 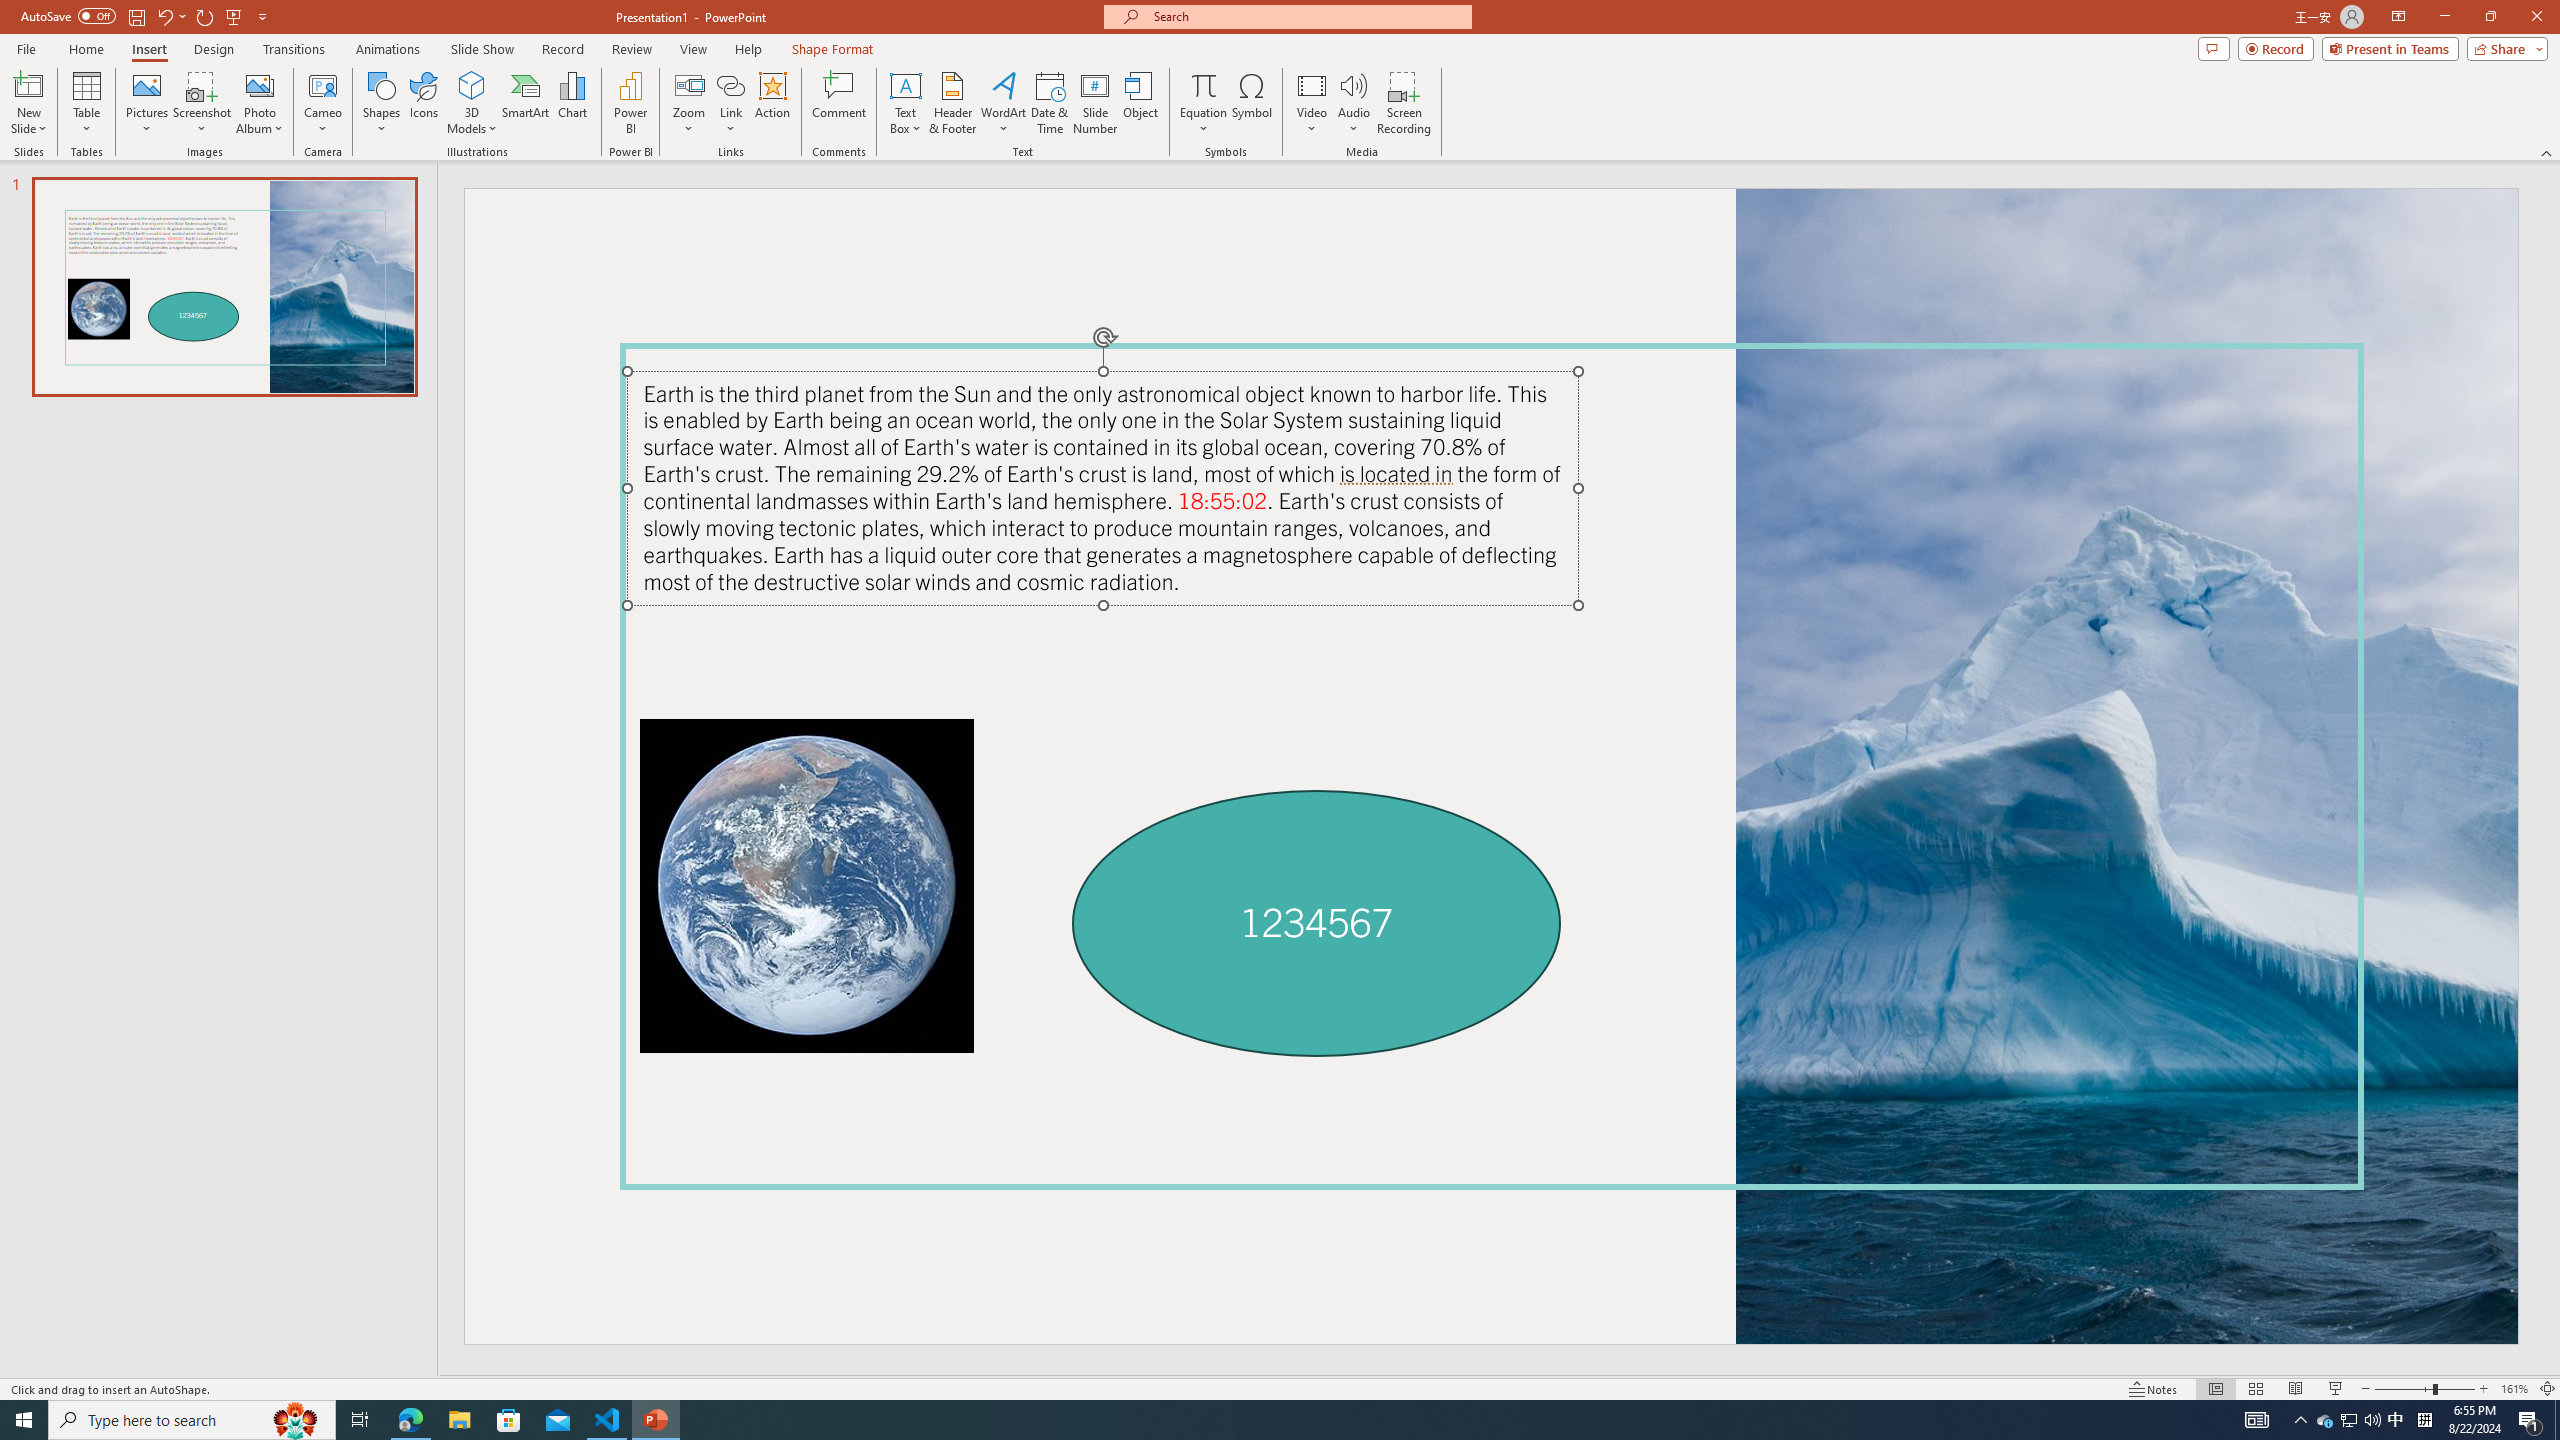 What do you see at coordinates (201, 103) in the screenshot?
I see `'Screenshot'` at bounding box center [201, 103].